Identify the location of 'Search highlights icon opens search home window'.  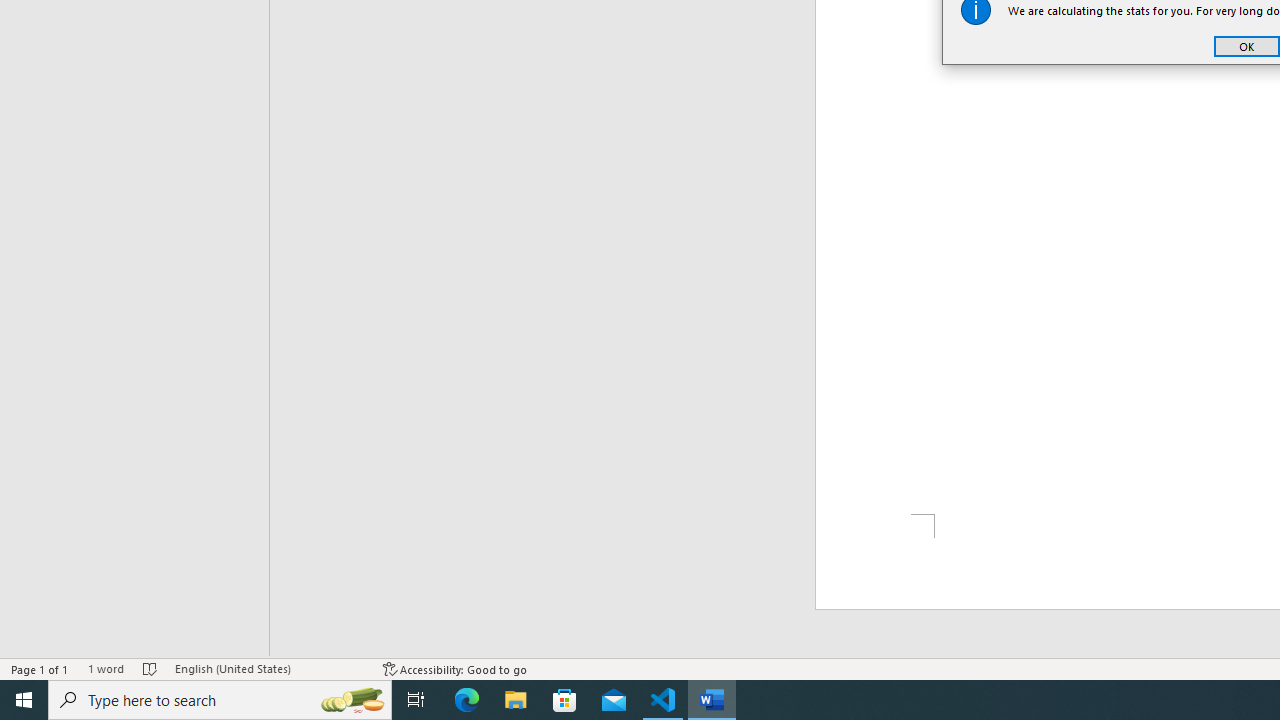
(352, 698).